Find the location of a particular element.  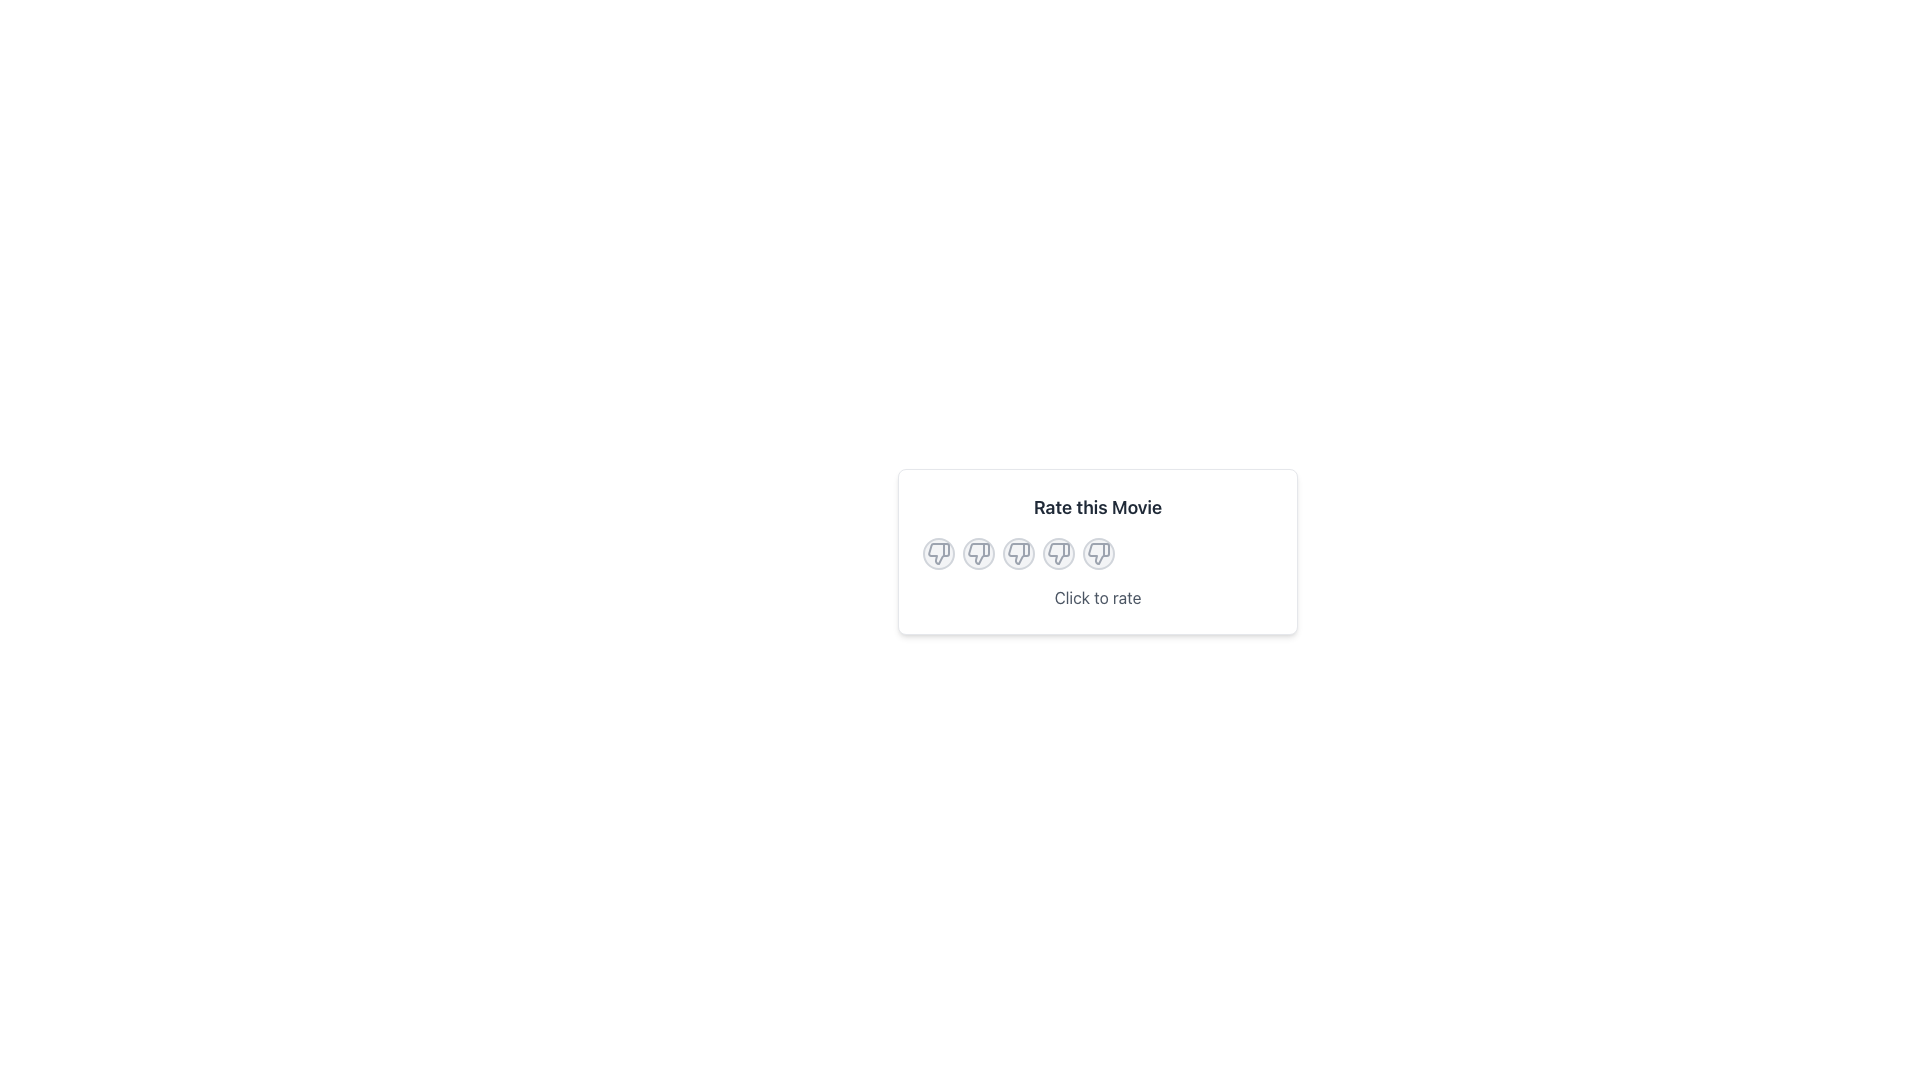

the dislike icon button located in the middle-right of the 'Rate this Movie' card is located at coordinates (1098, 554).